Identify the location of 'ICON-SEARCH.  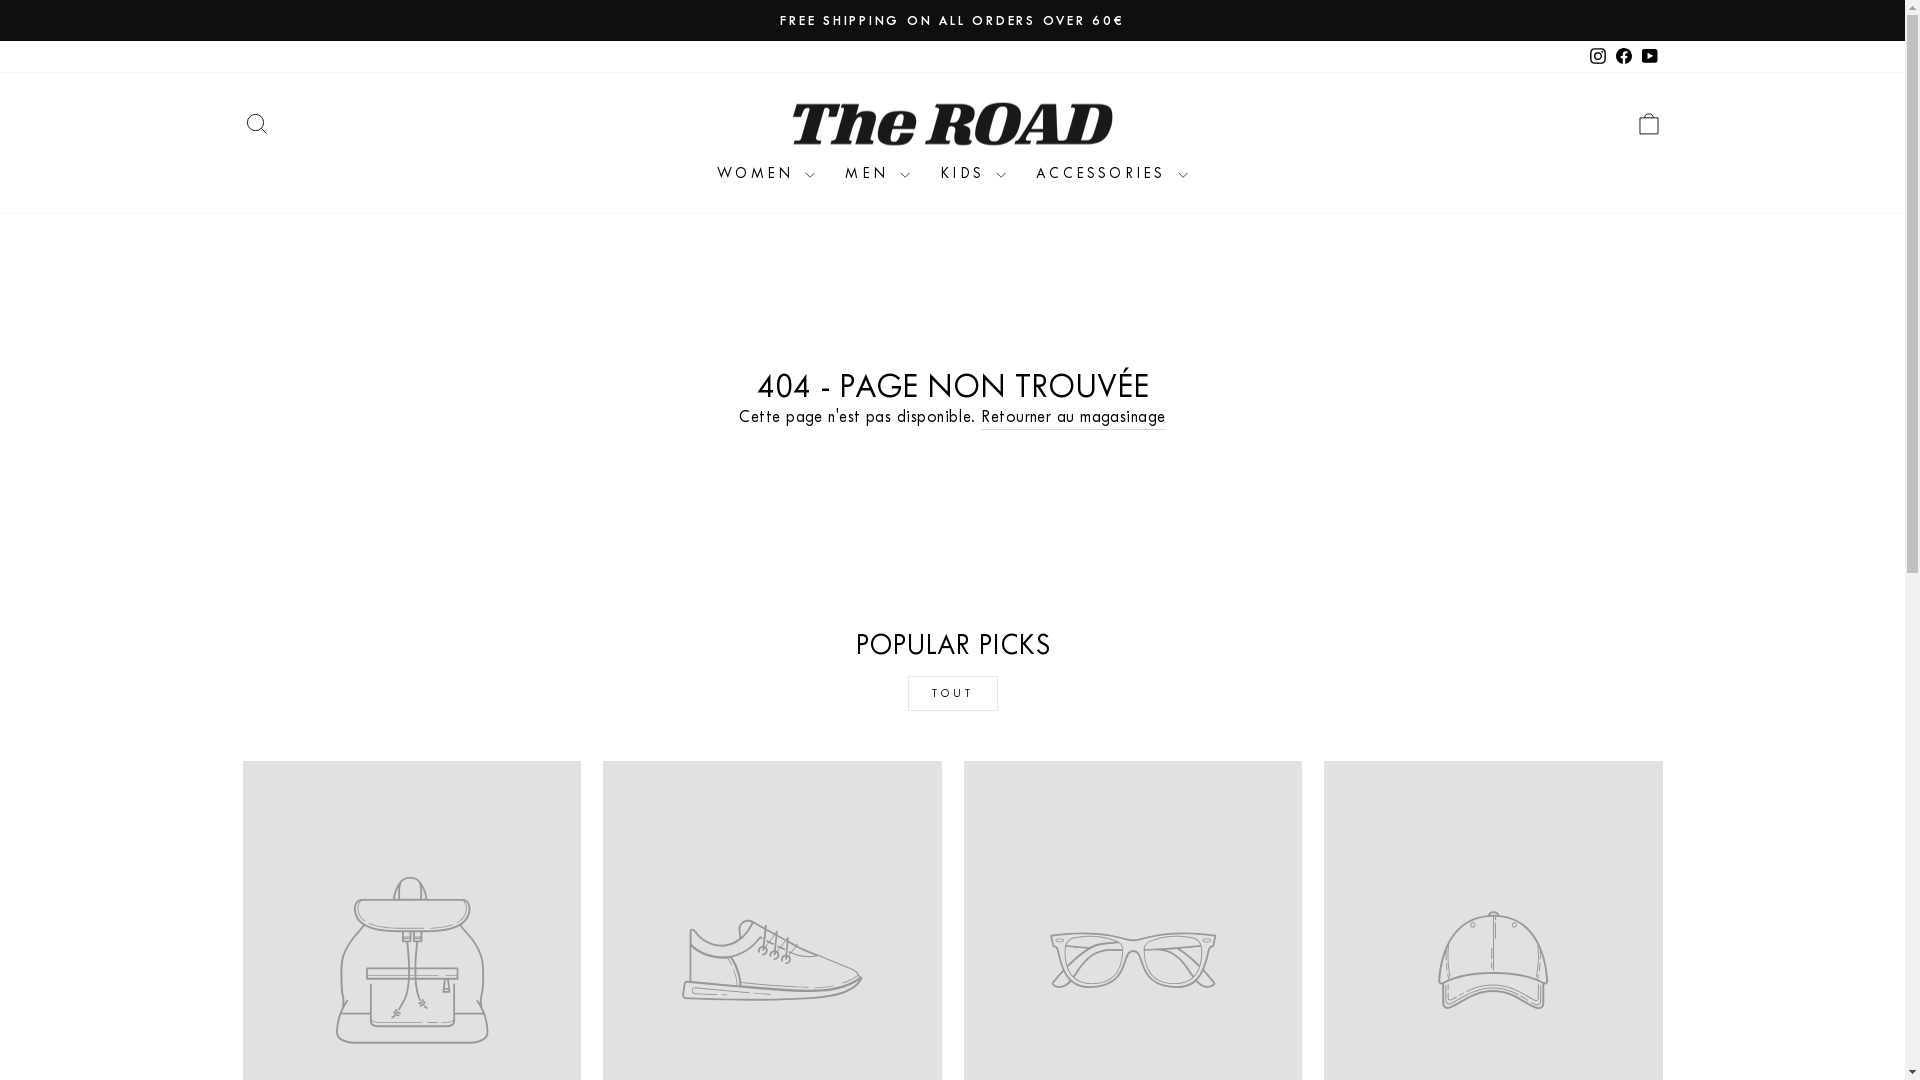
(254, 124).